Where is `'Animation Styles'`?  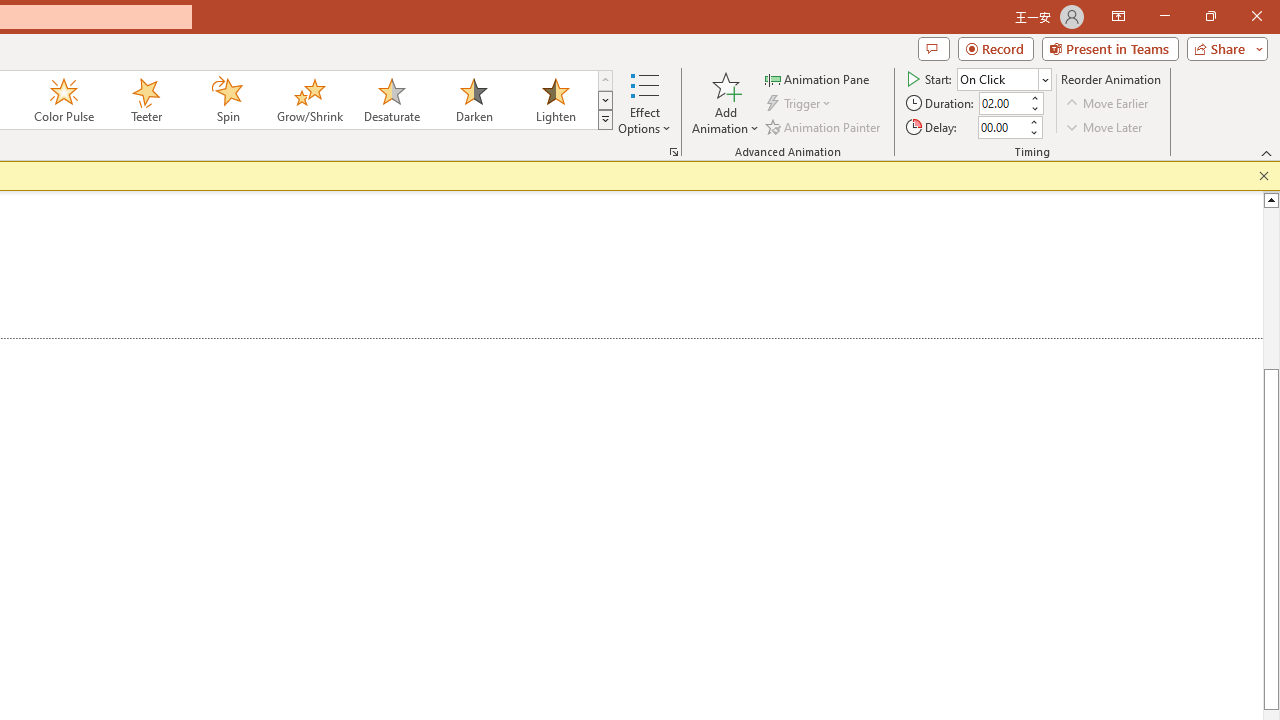 'Animation Styles' is located at coordinates (604, 120).